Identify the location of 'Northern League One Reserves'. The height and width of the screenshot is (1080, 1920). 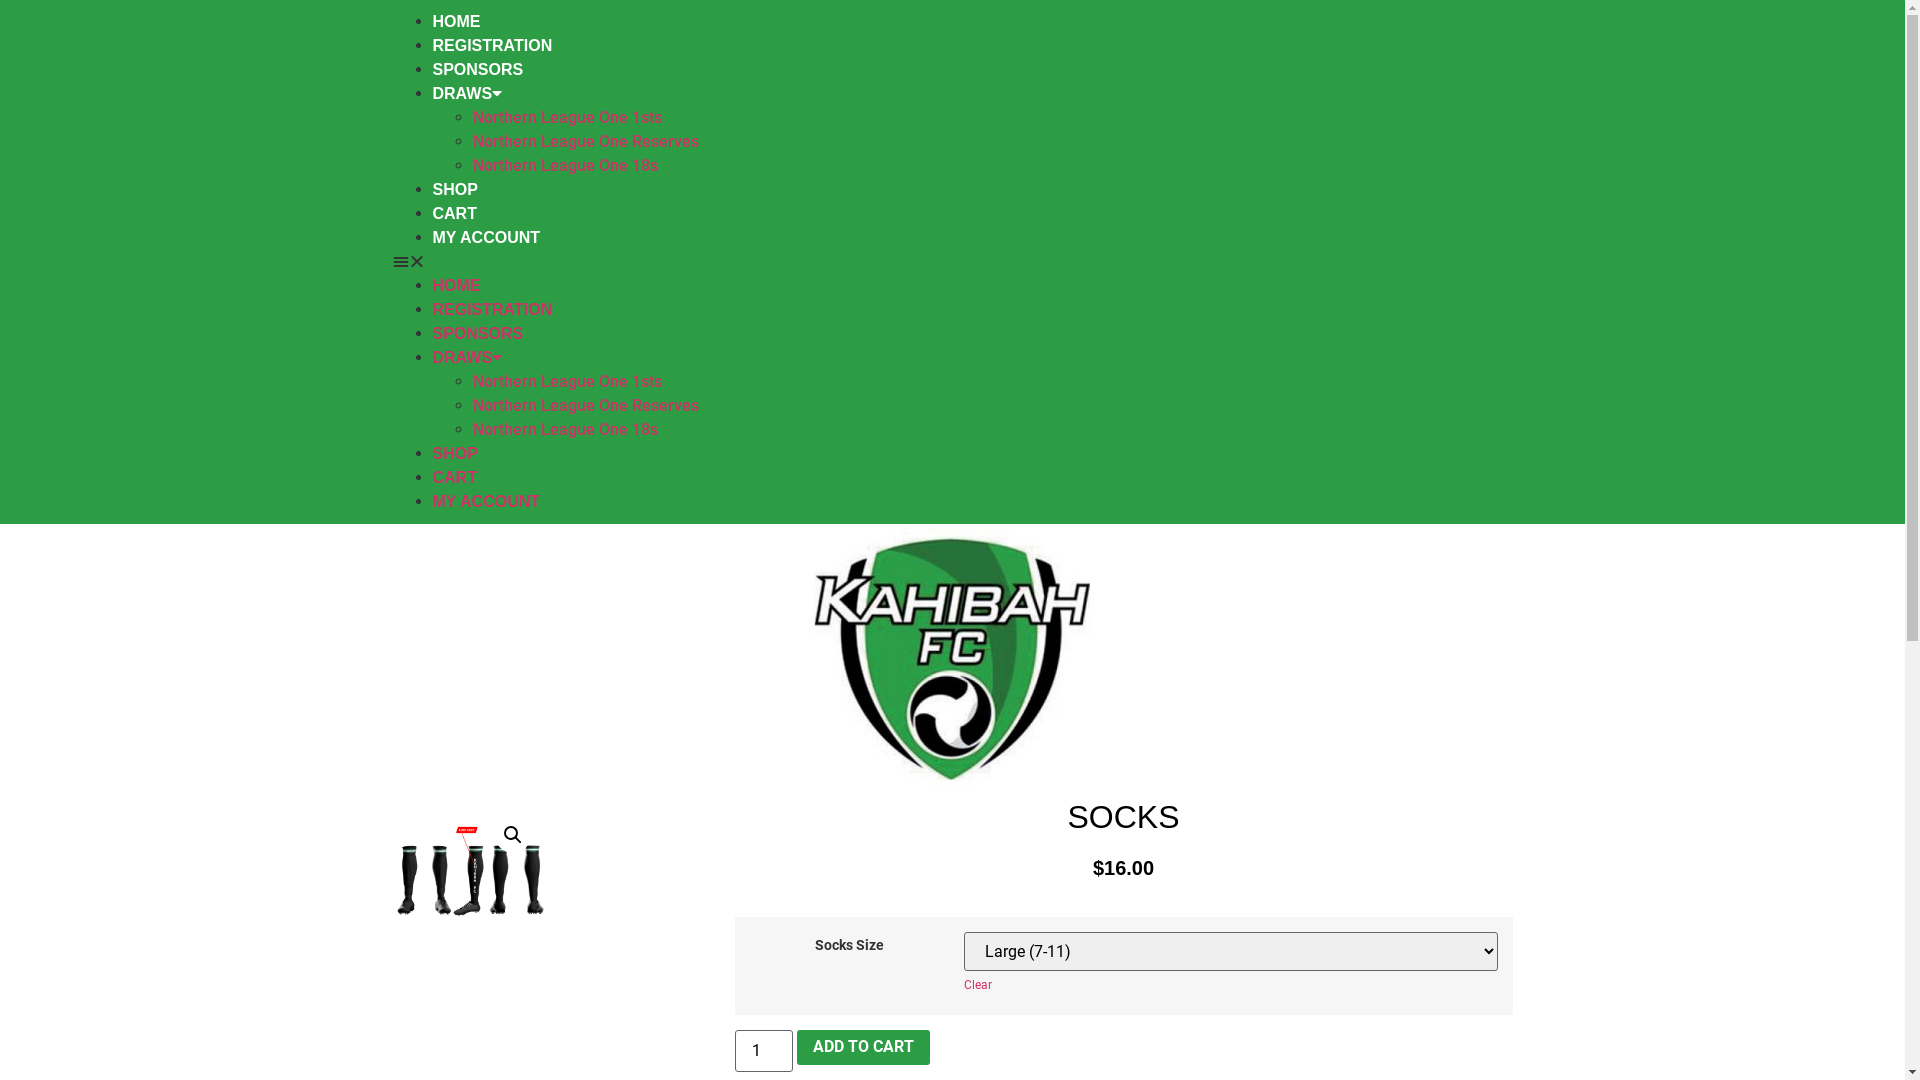
(470, 405).